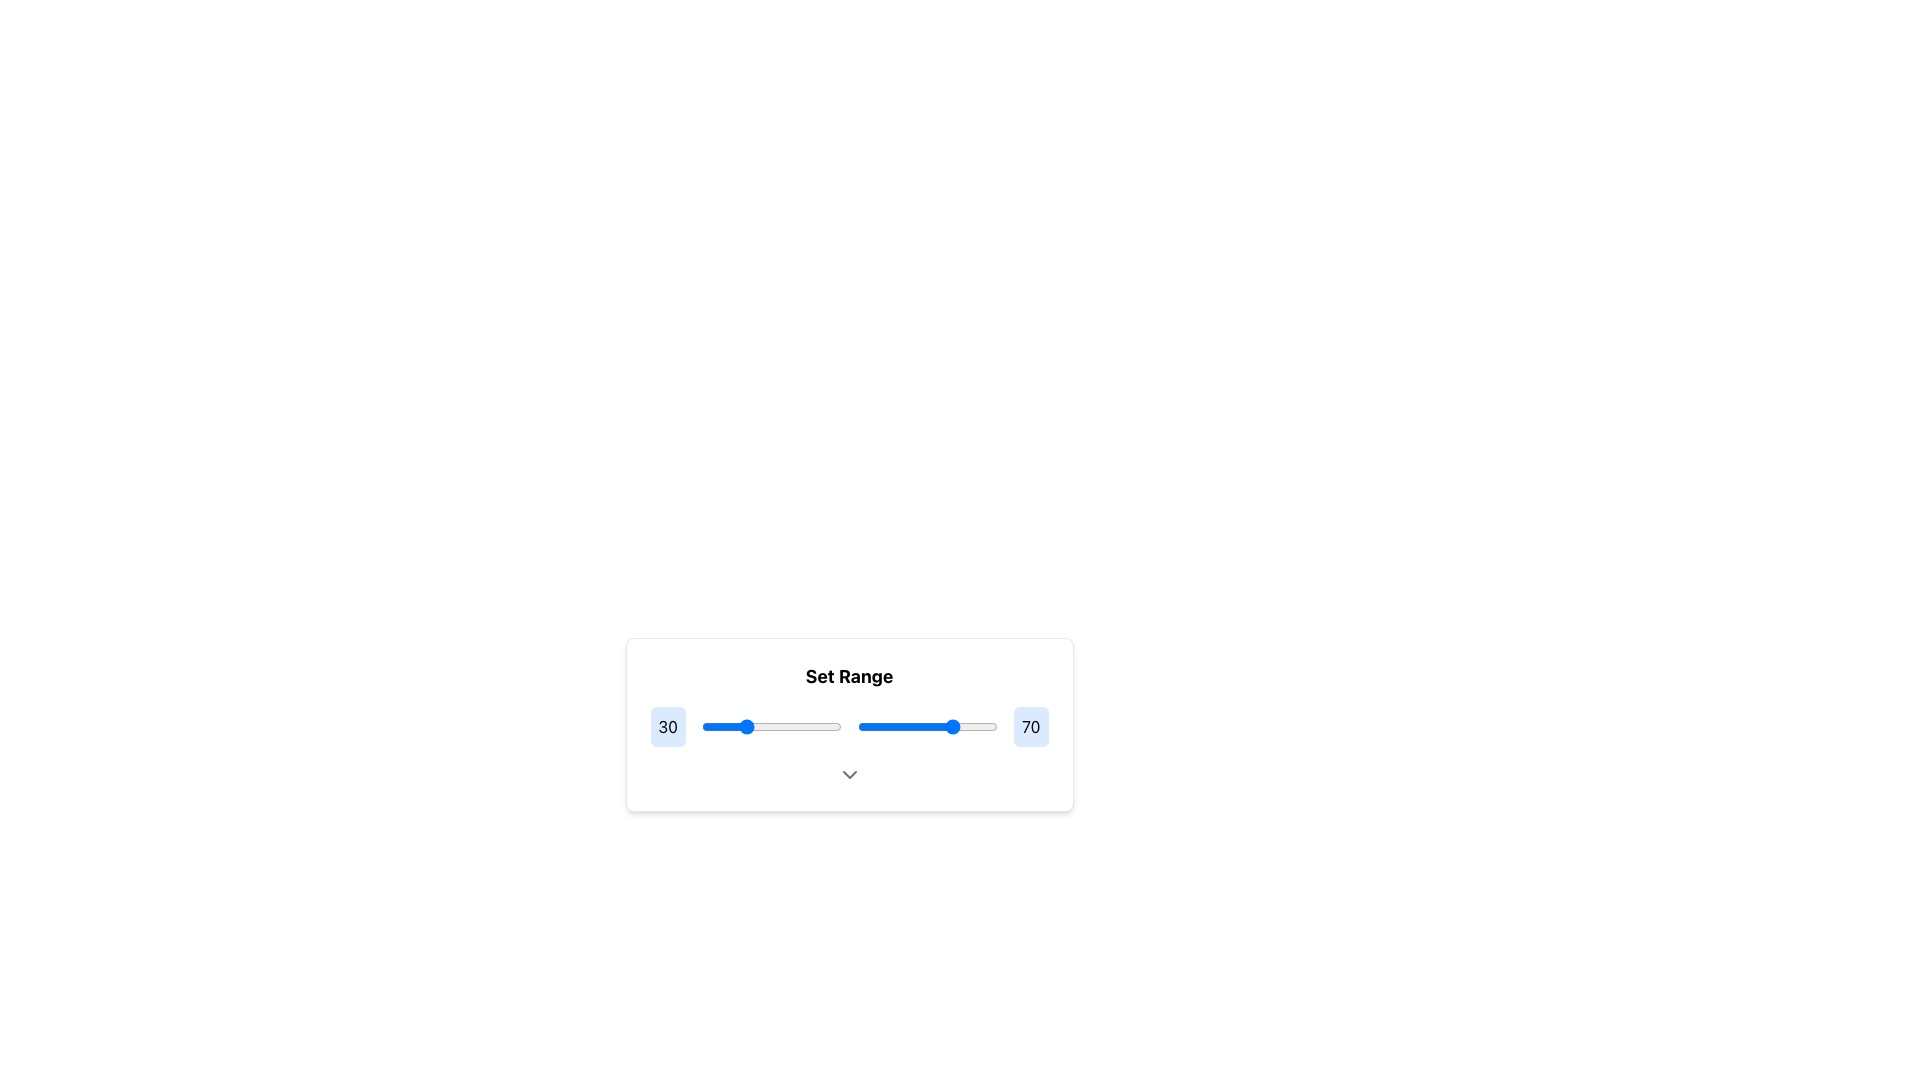 The height and width of the screenshot is (1080, 1920). What do you see at coordinates (703, 726) in the screenshot?
I see `the slider value` at bounding box center [703, 726].